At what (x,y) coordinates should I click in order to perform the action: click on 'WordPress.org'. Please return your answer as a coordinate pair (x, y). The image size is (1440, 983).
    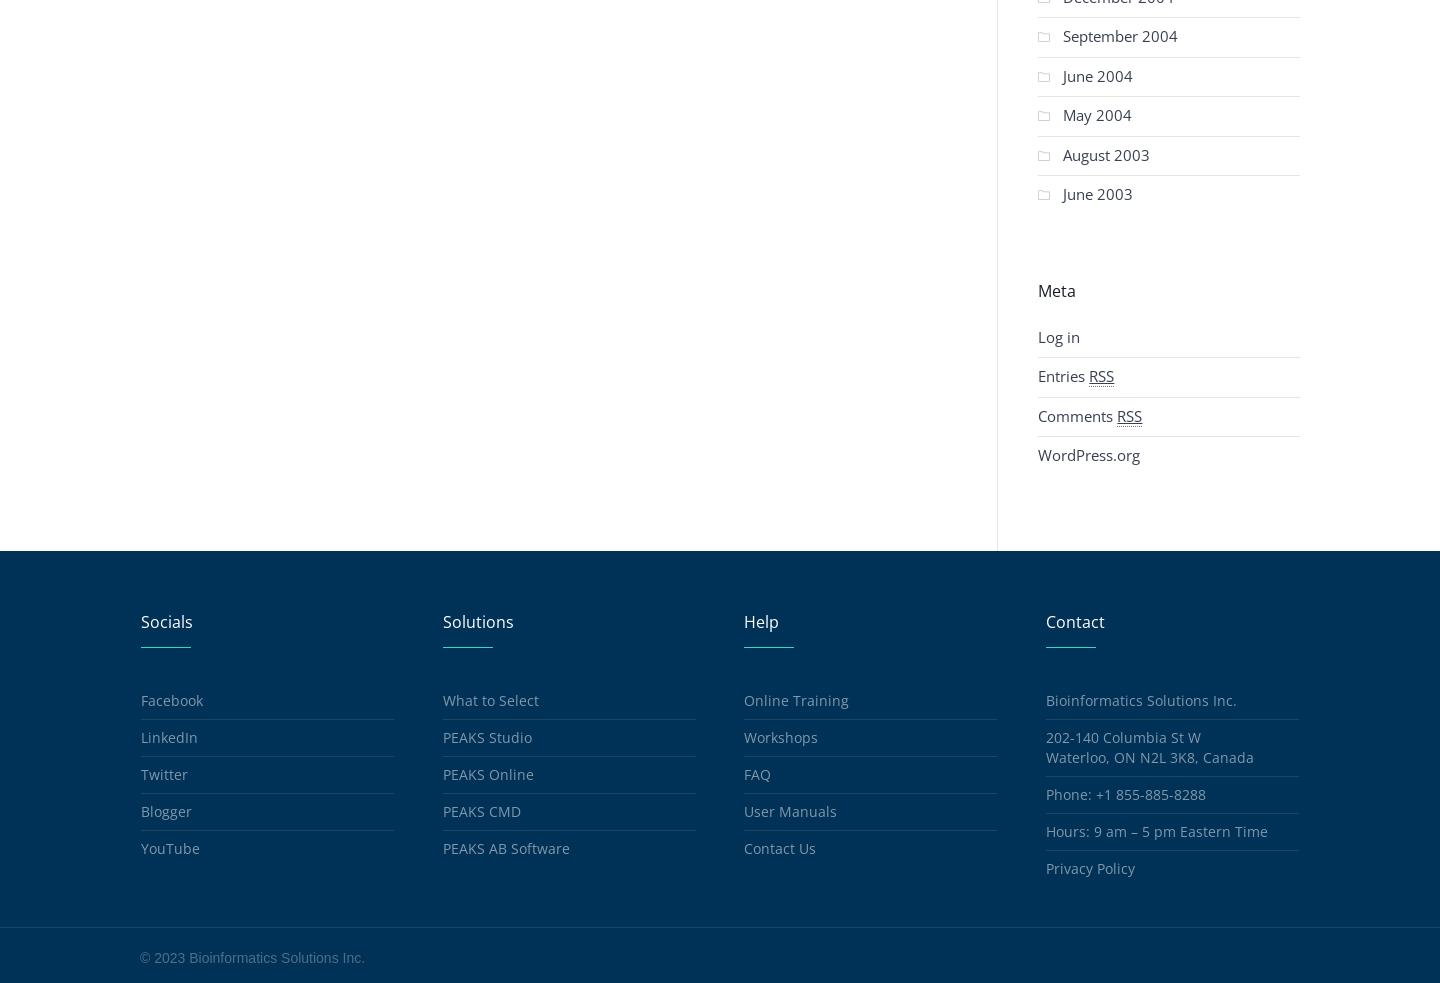
    Looking at the image, I should click on (1087, 454).